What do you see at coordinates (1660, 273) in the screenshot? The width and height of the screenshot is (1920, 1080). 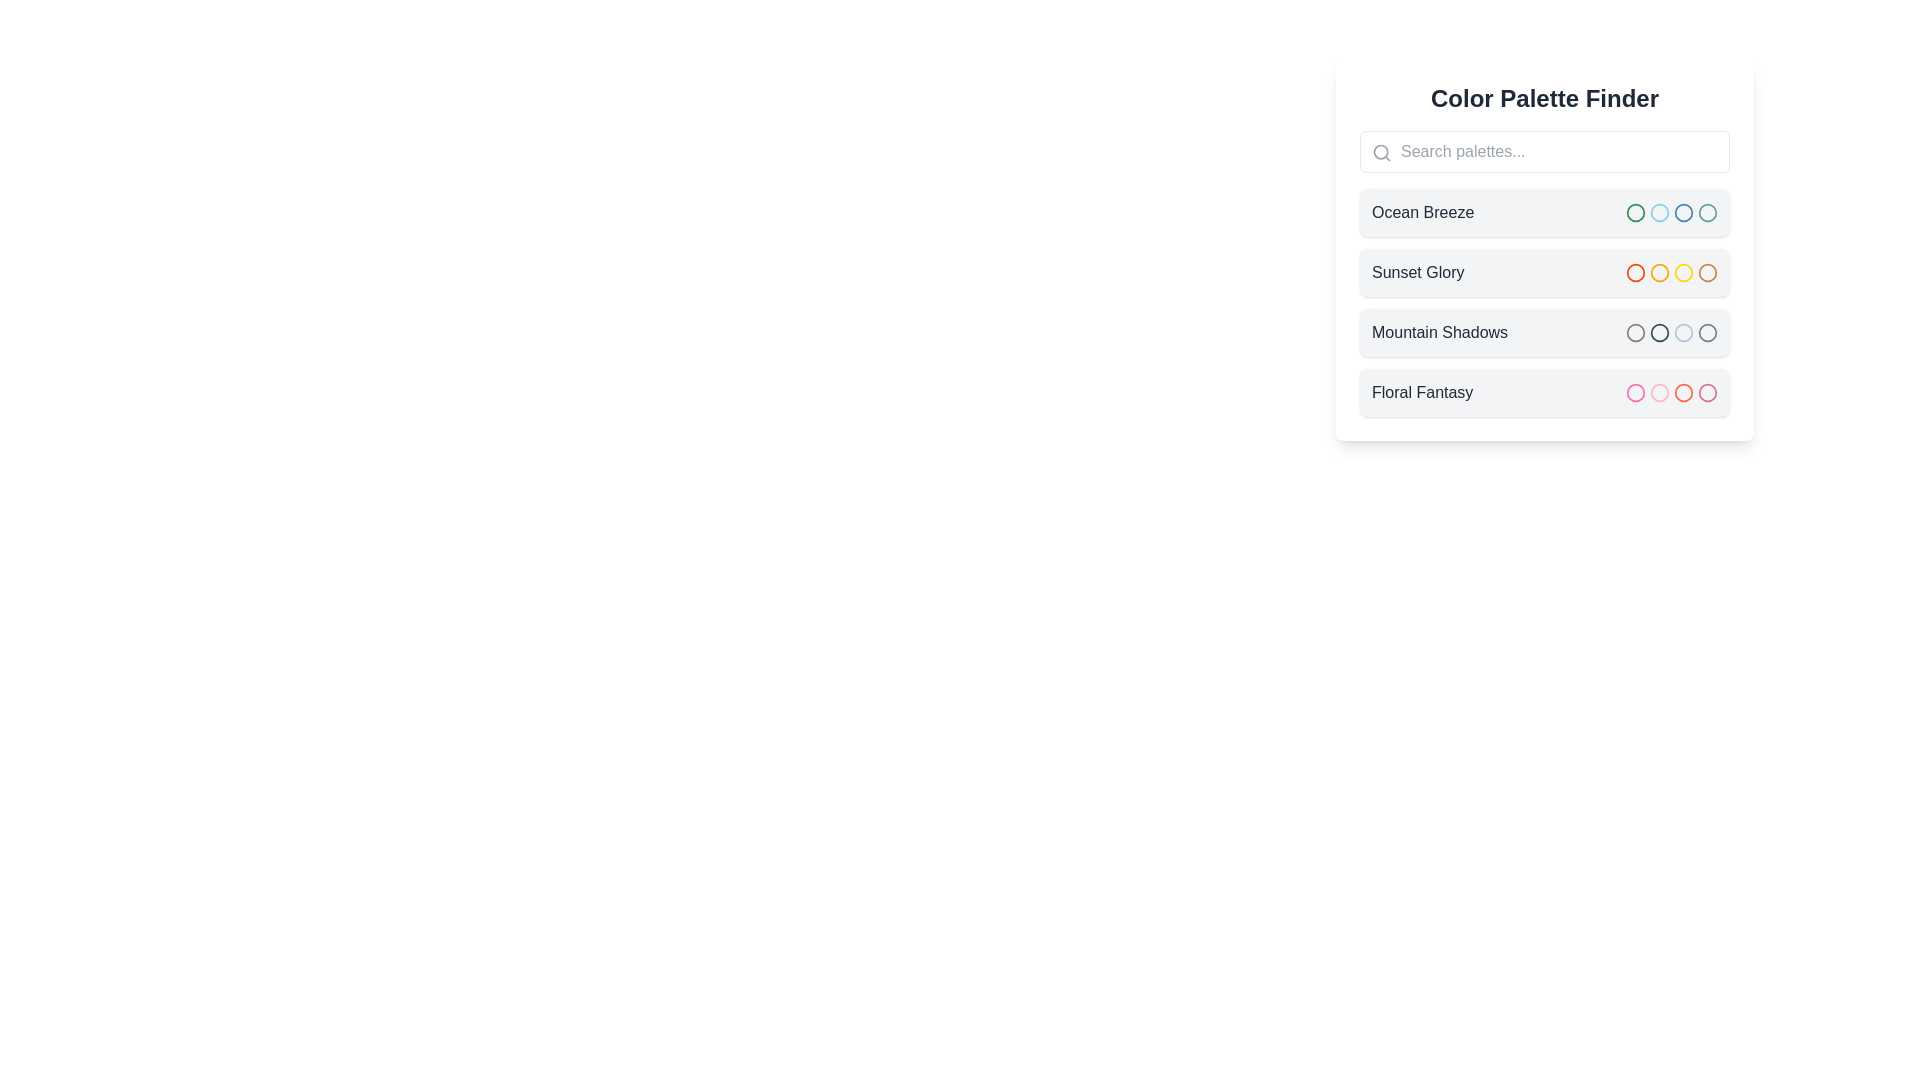 I see `the circular icon with an orange border and transparent center, which is the second icon` at bounding box center [1660, 273].